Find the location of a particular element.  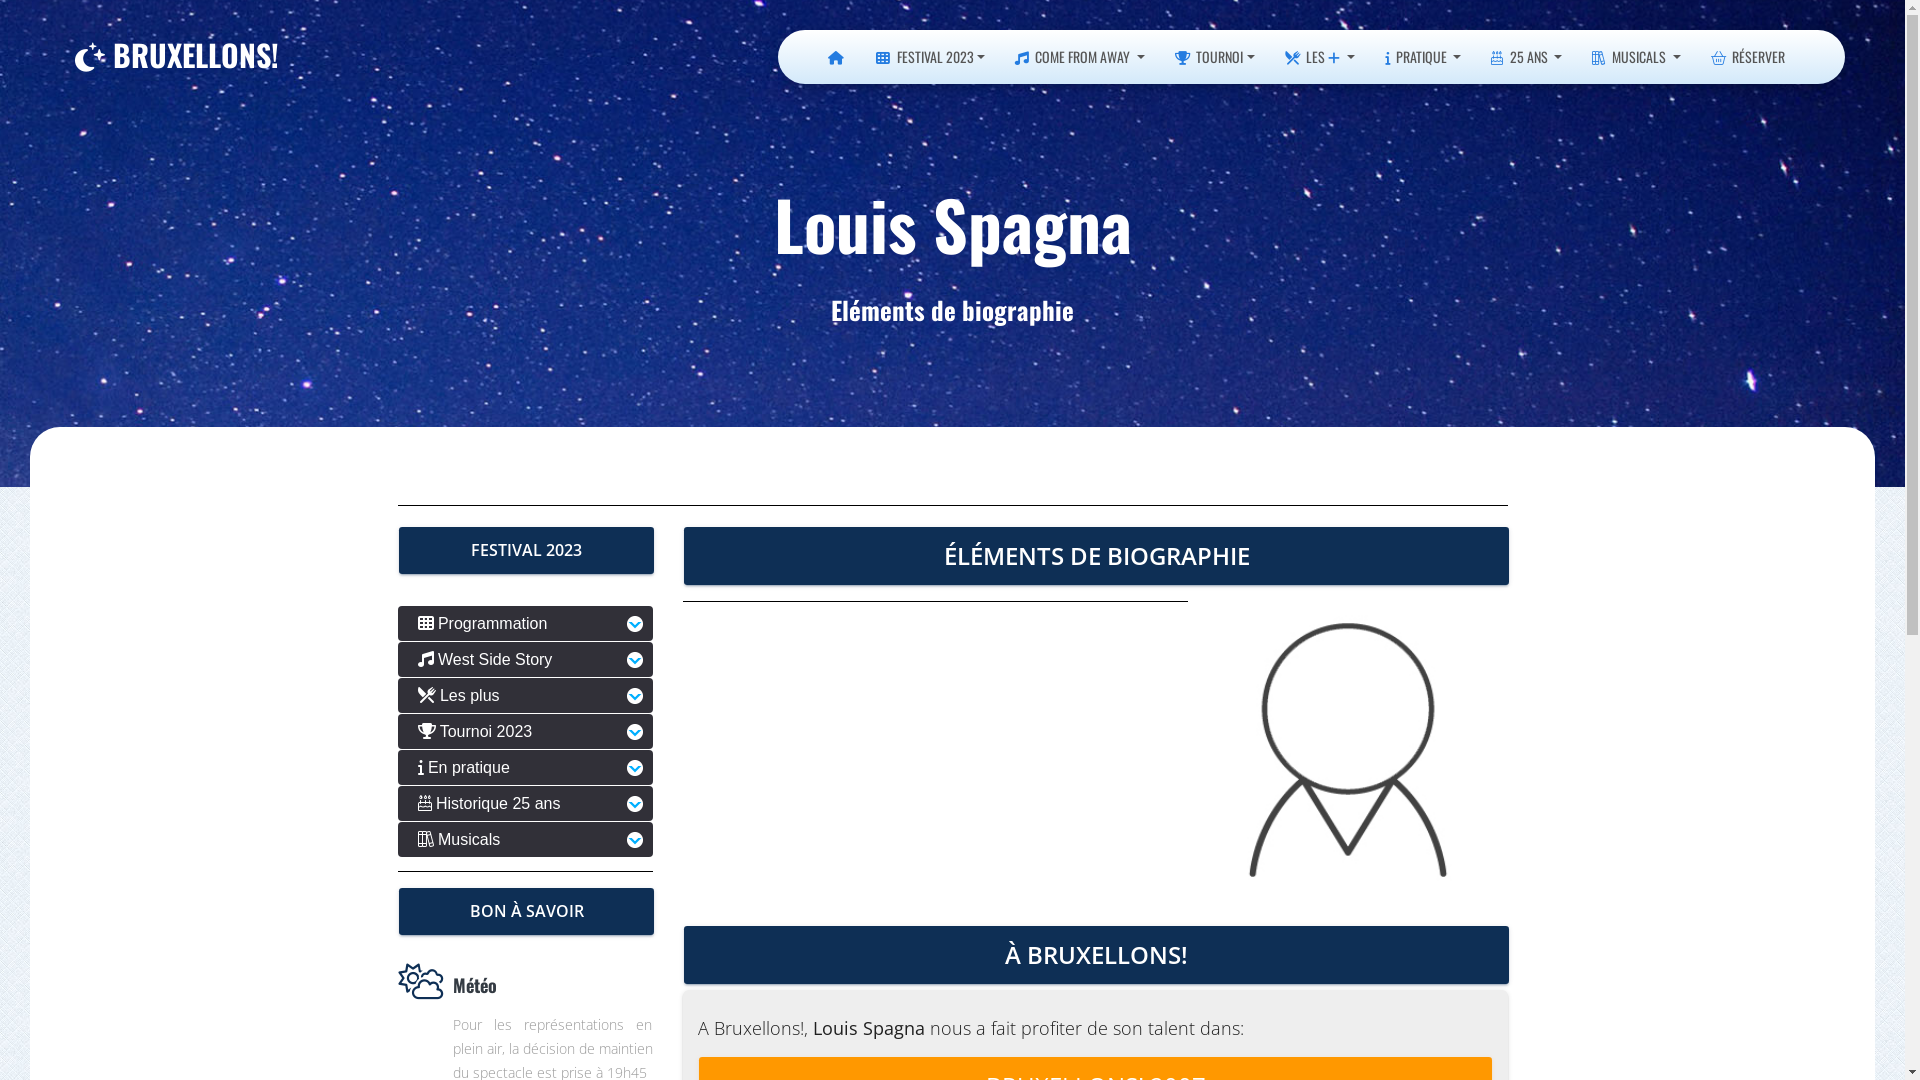

'Historique 25 ans' is located at coordinates (525, 802).